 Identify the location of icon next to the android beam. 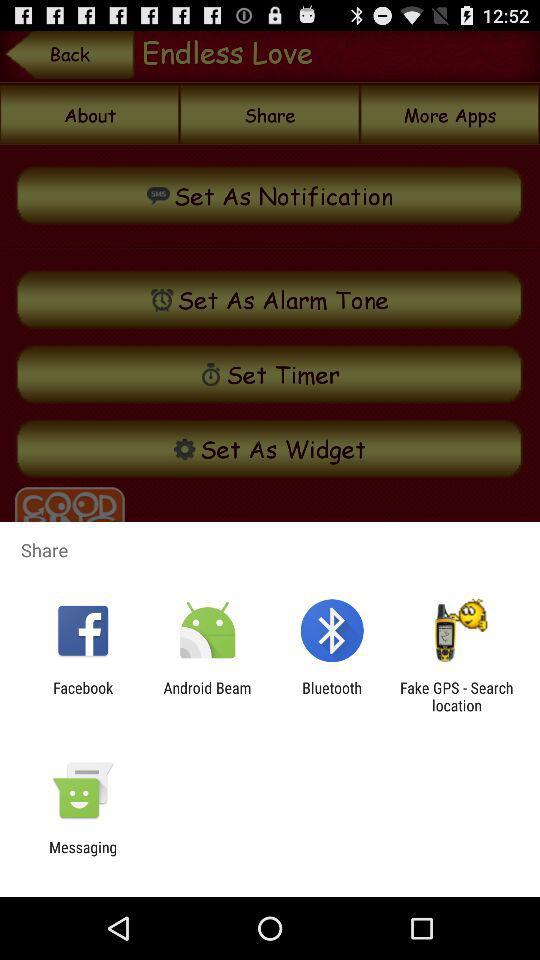
(332, 696).